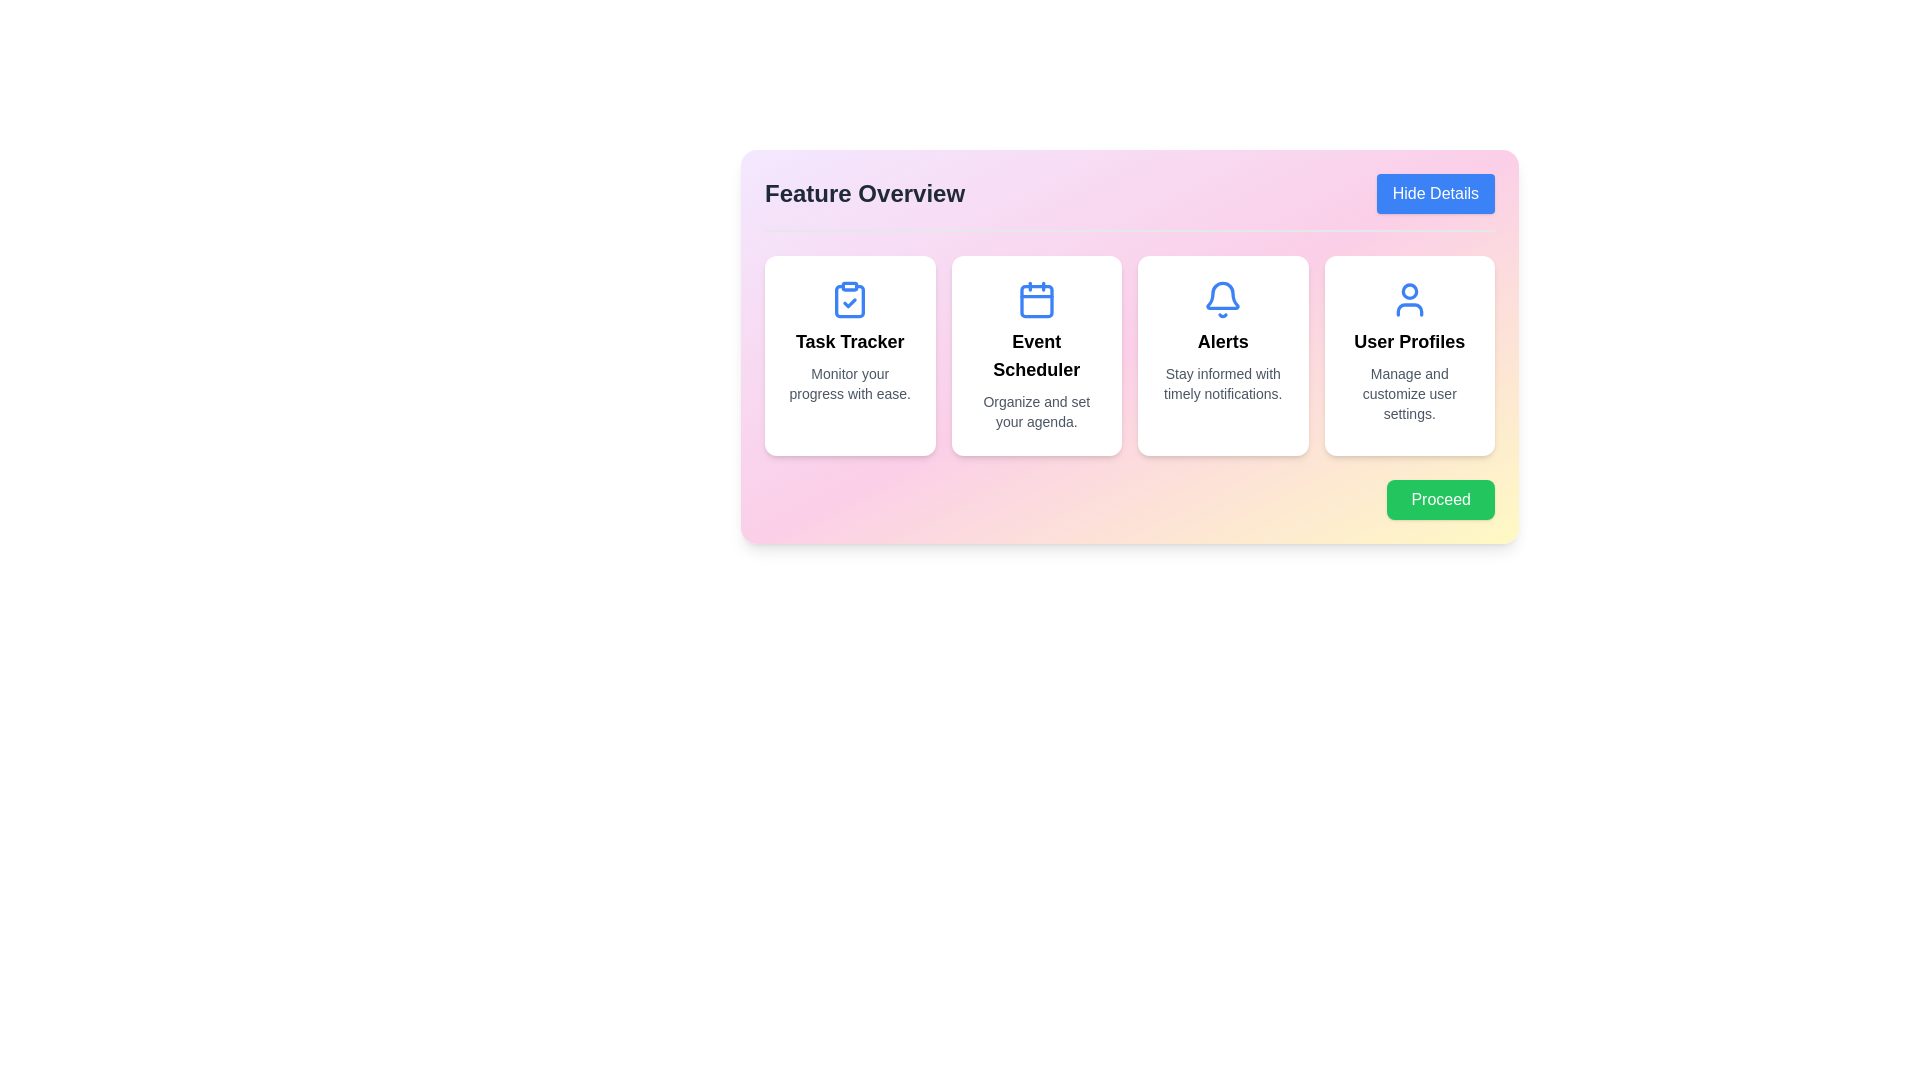 Image resolution: width=1920 pixels, height=1080 pixels. What do you see at coordinates (1036, 354) in the screenshot?
I see `the 'Event Scheduler' card, which is a rectangular card with a white background, rounded corners, and a calendar icon at the top` at bounding box center [1036, 354].